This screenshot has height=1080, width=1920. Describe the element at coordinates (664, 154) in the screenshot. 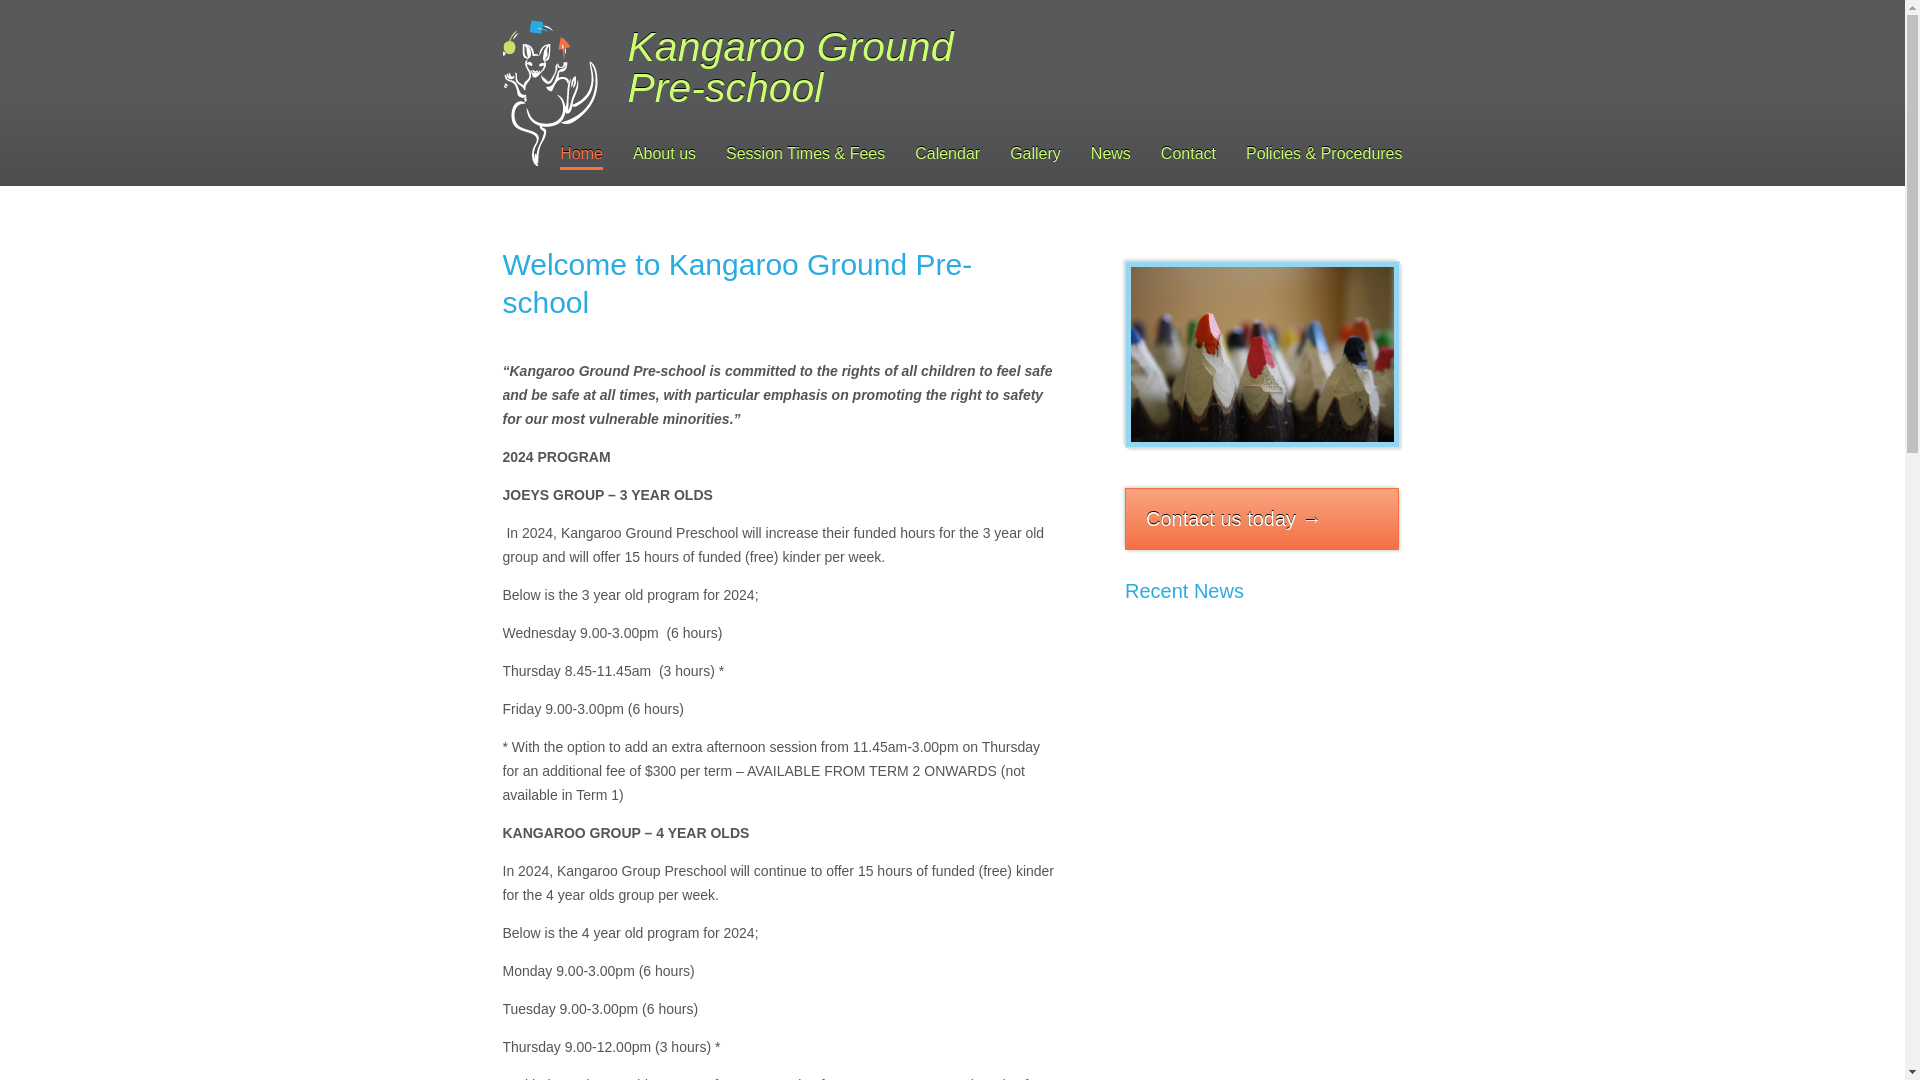

I see `'About us'` at that location.